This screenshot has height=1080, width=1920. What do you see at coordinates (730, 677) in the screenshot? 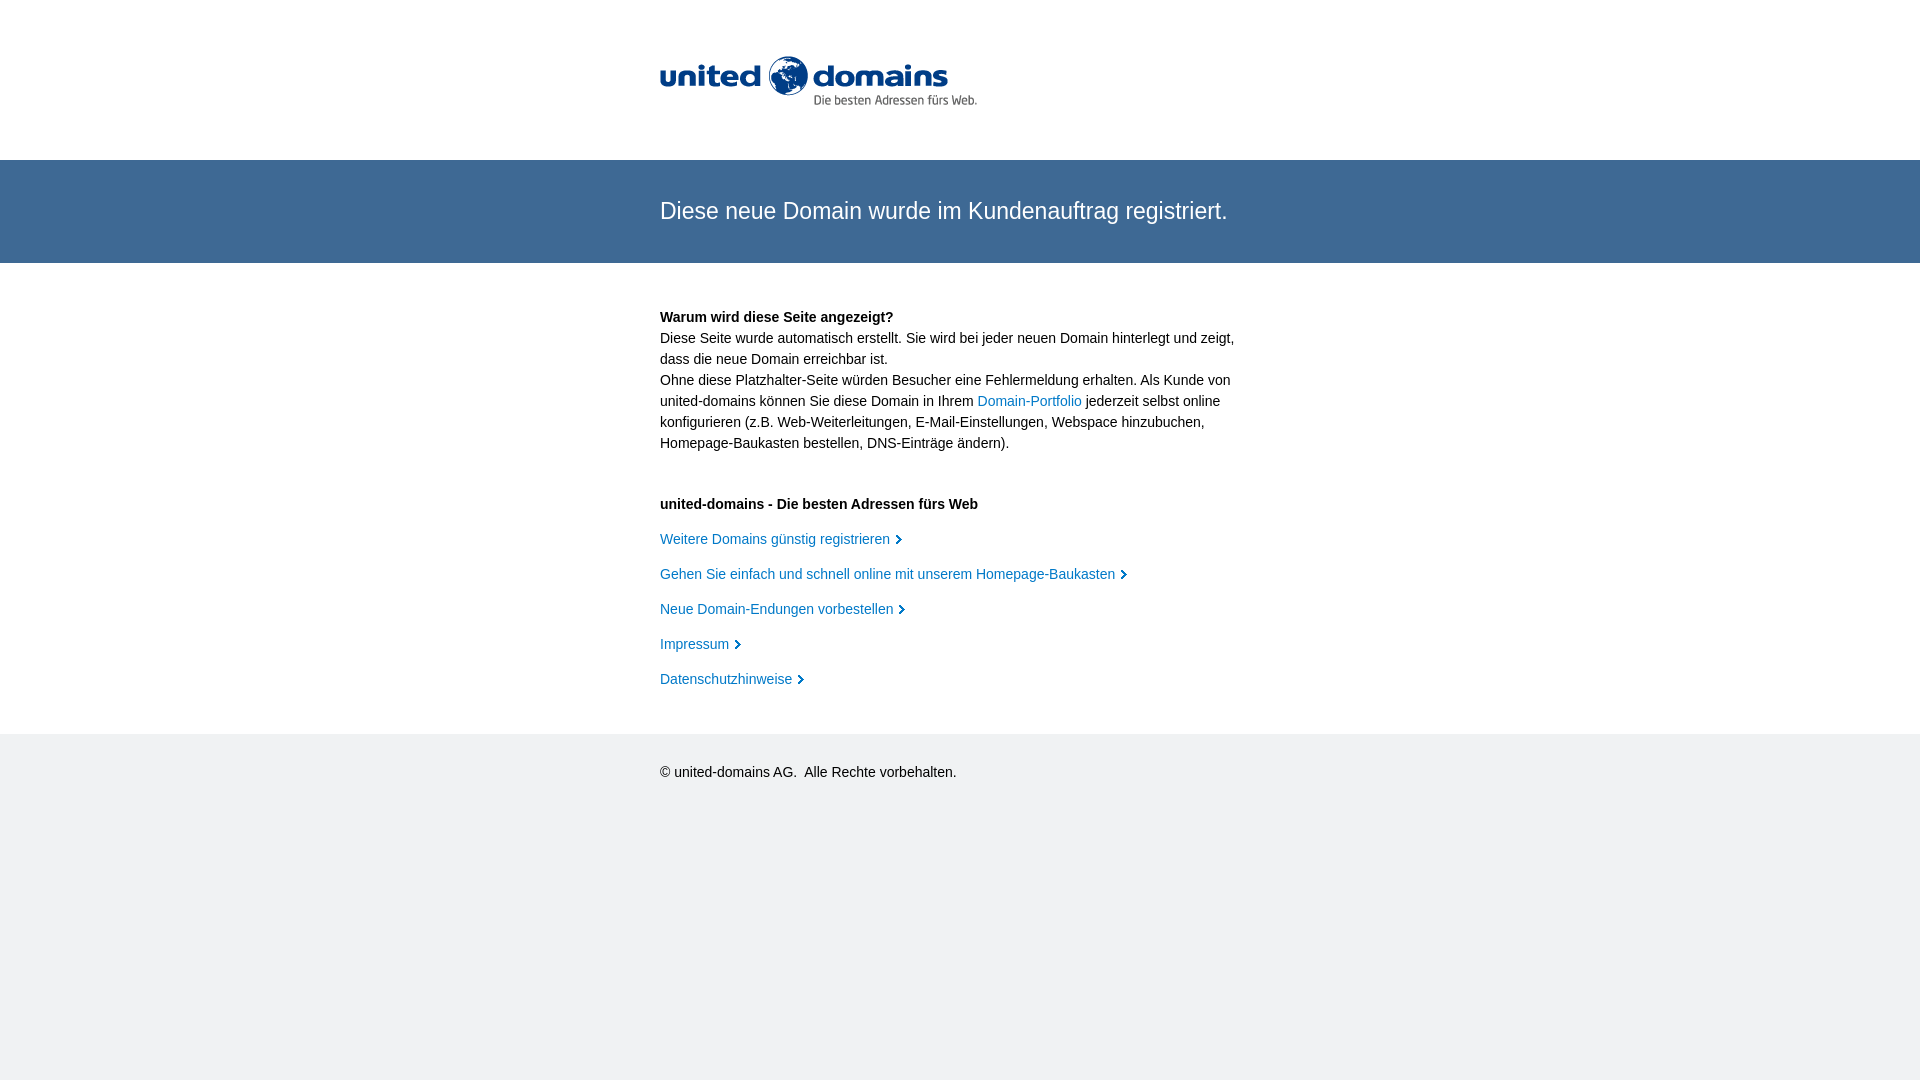
I see `'Datenschutzhinweise'` at bounding box center [730, 677].